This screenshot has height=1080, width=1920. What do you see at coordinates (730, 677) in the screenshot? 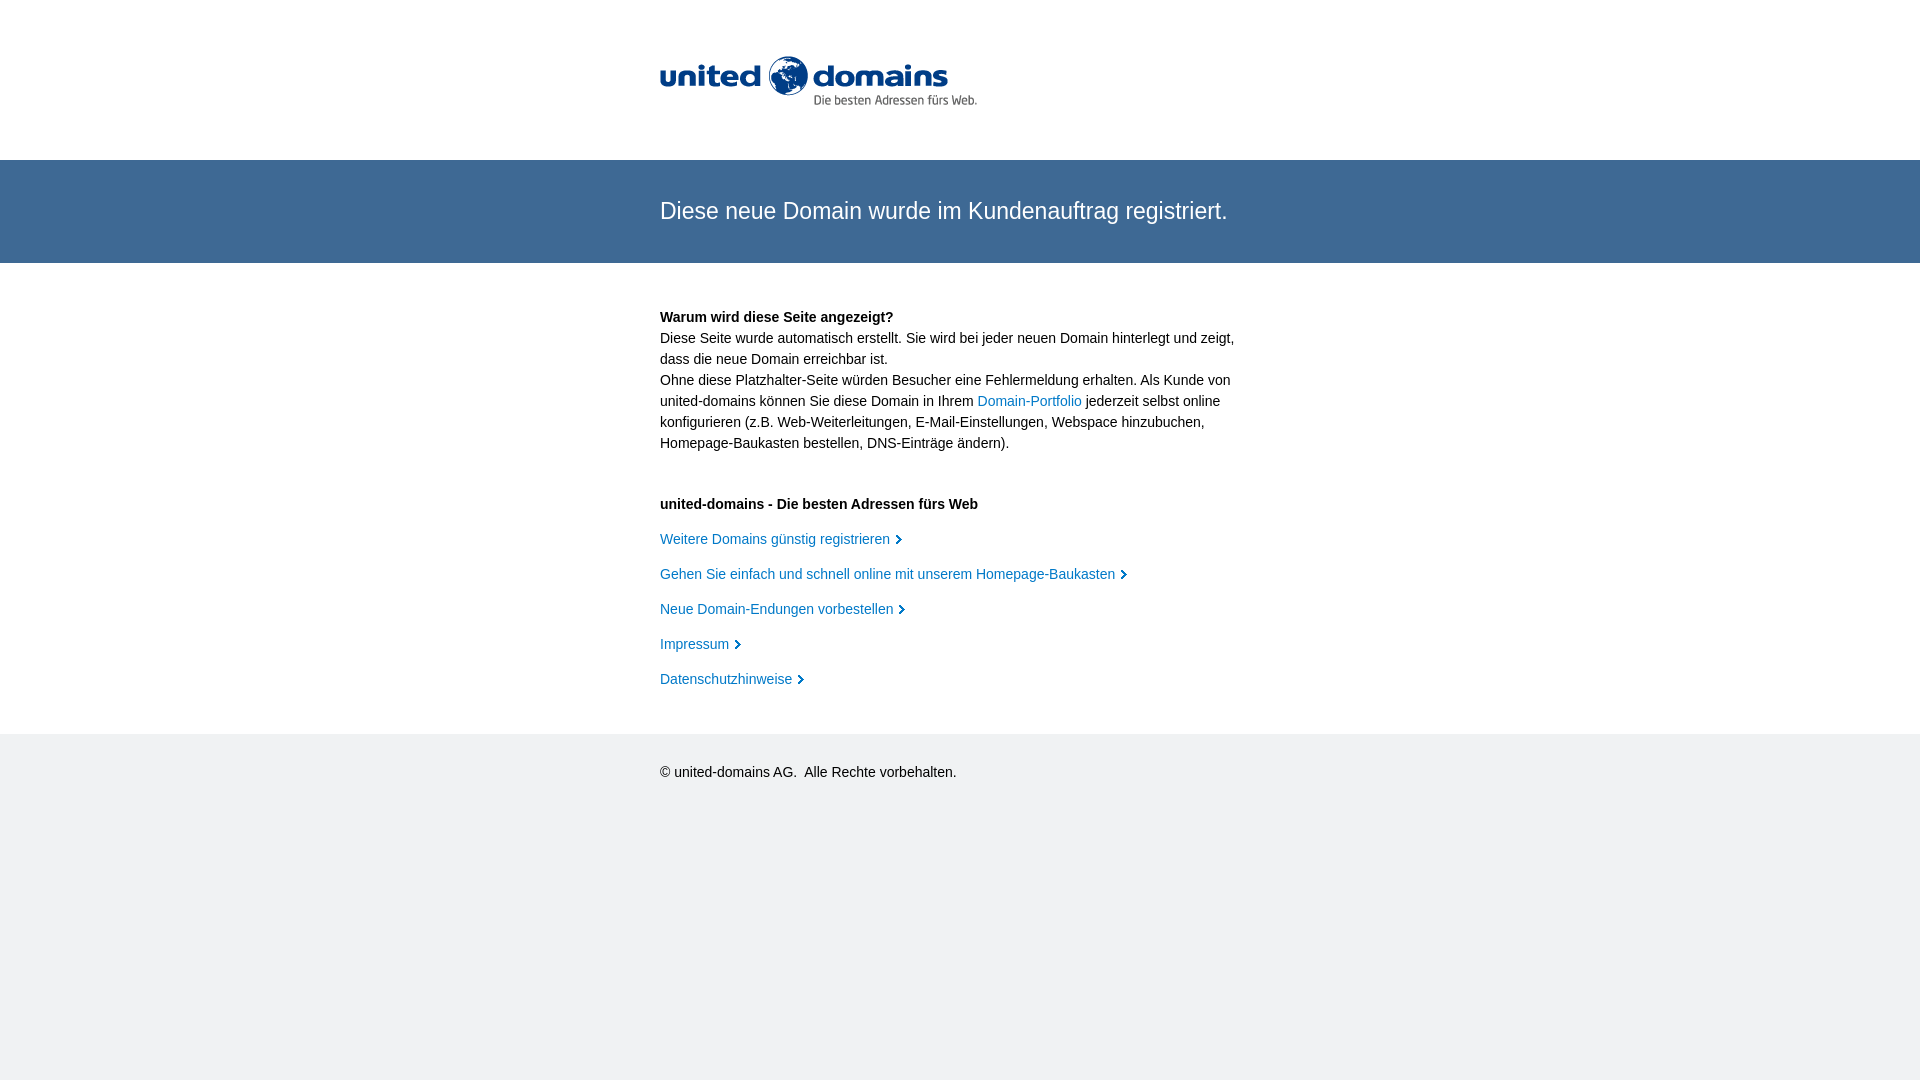
I see `'Datenschutzhinweise'` at bounding box center [730, 677].